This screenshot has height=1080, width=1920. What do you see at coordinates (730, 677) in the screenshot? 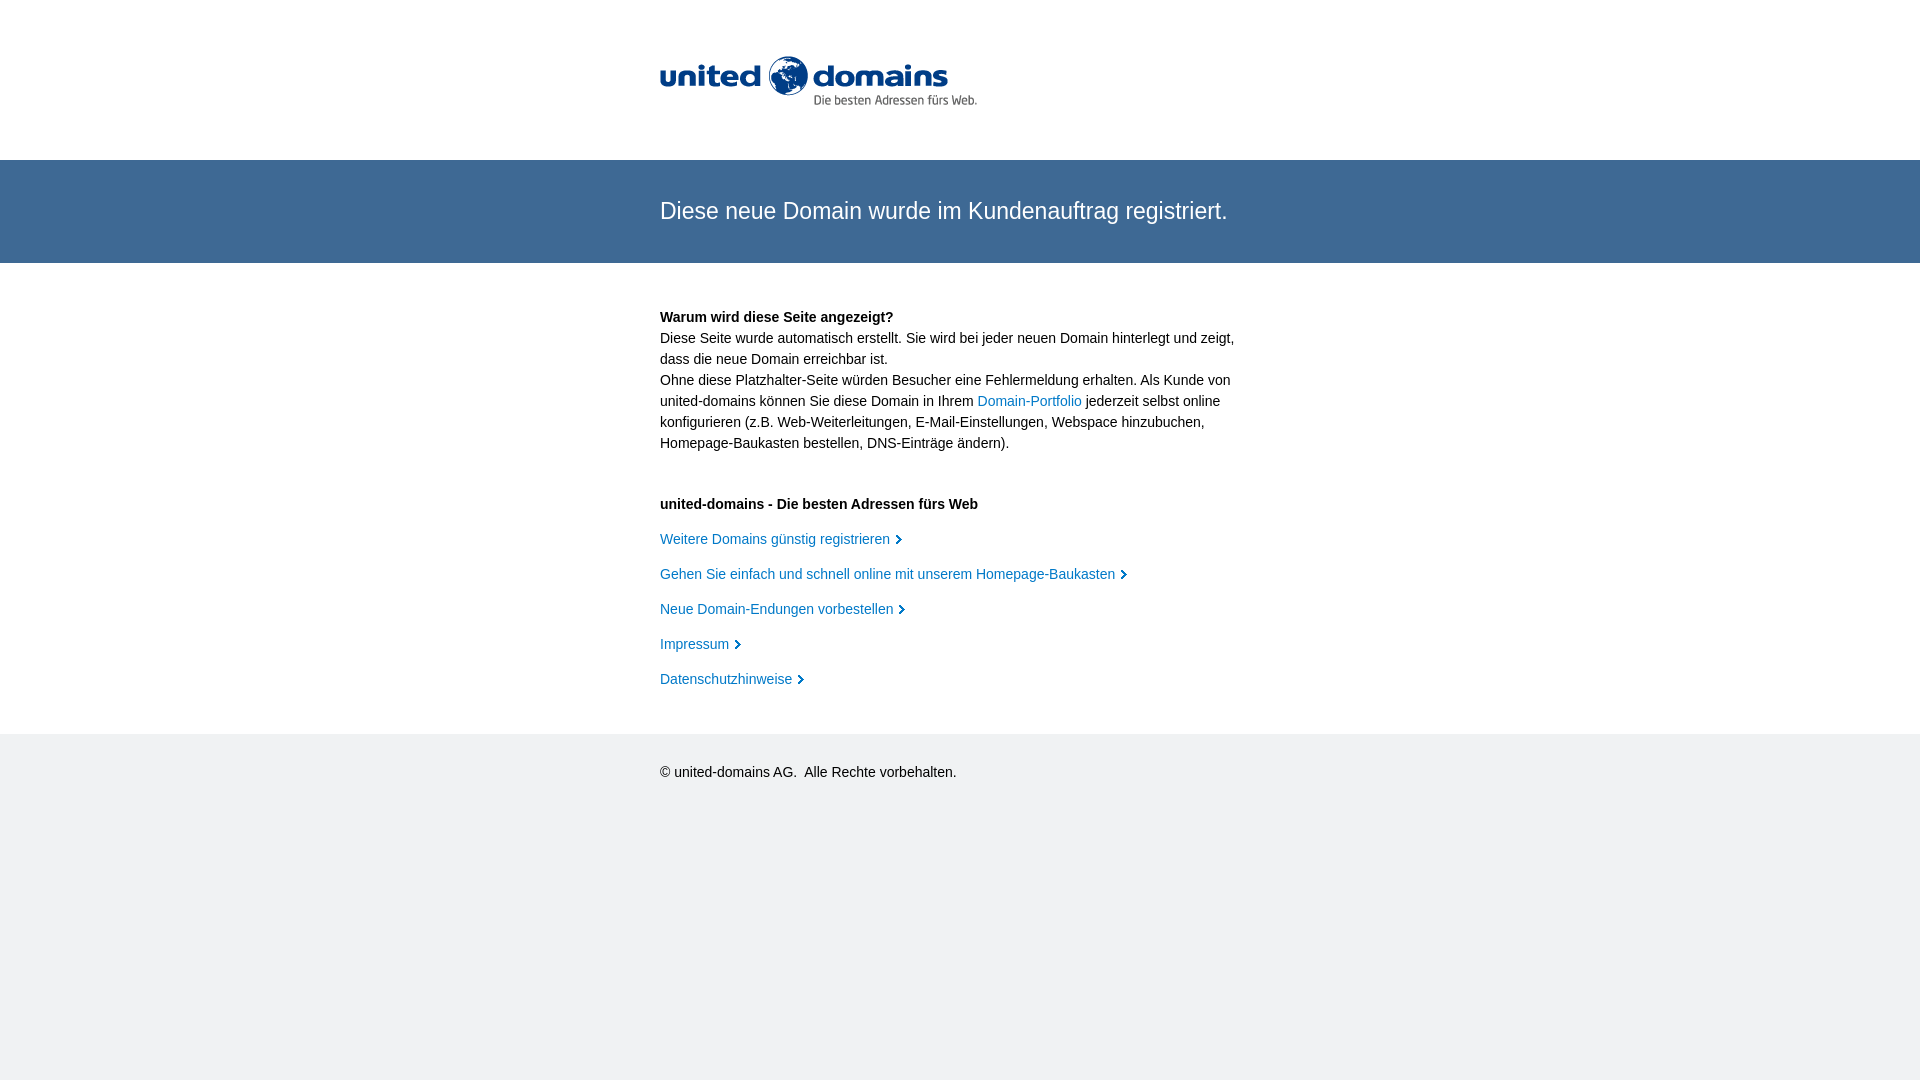
I see `'Datenschutzhinweise'` at bounding box center [730, 677].